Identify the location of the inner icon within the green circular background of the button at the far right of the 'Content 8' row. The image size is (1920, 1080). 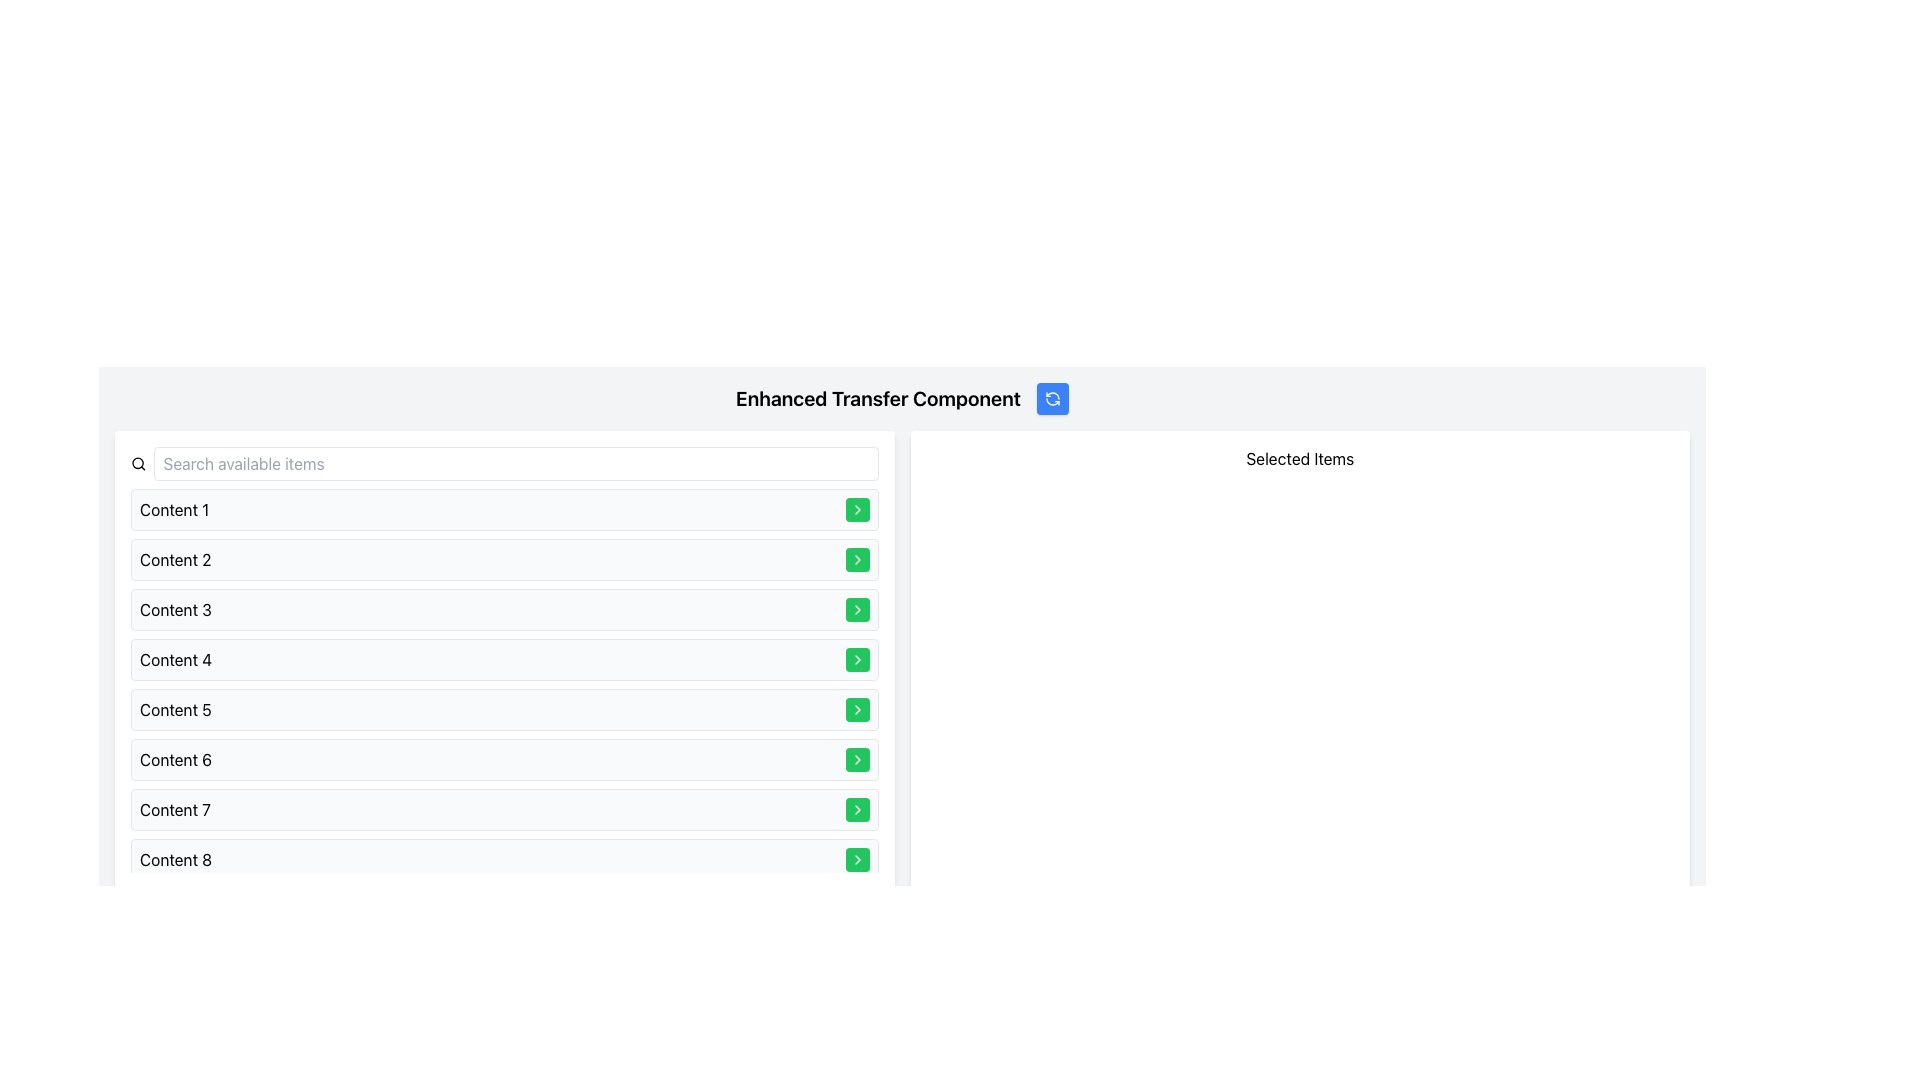
(857, 859).